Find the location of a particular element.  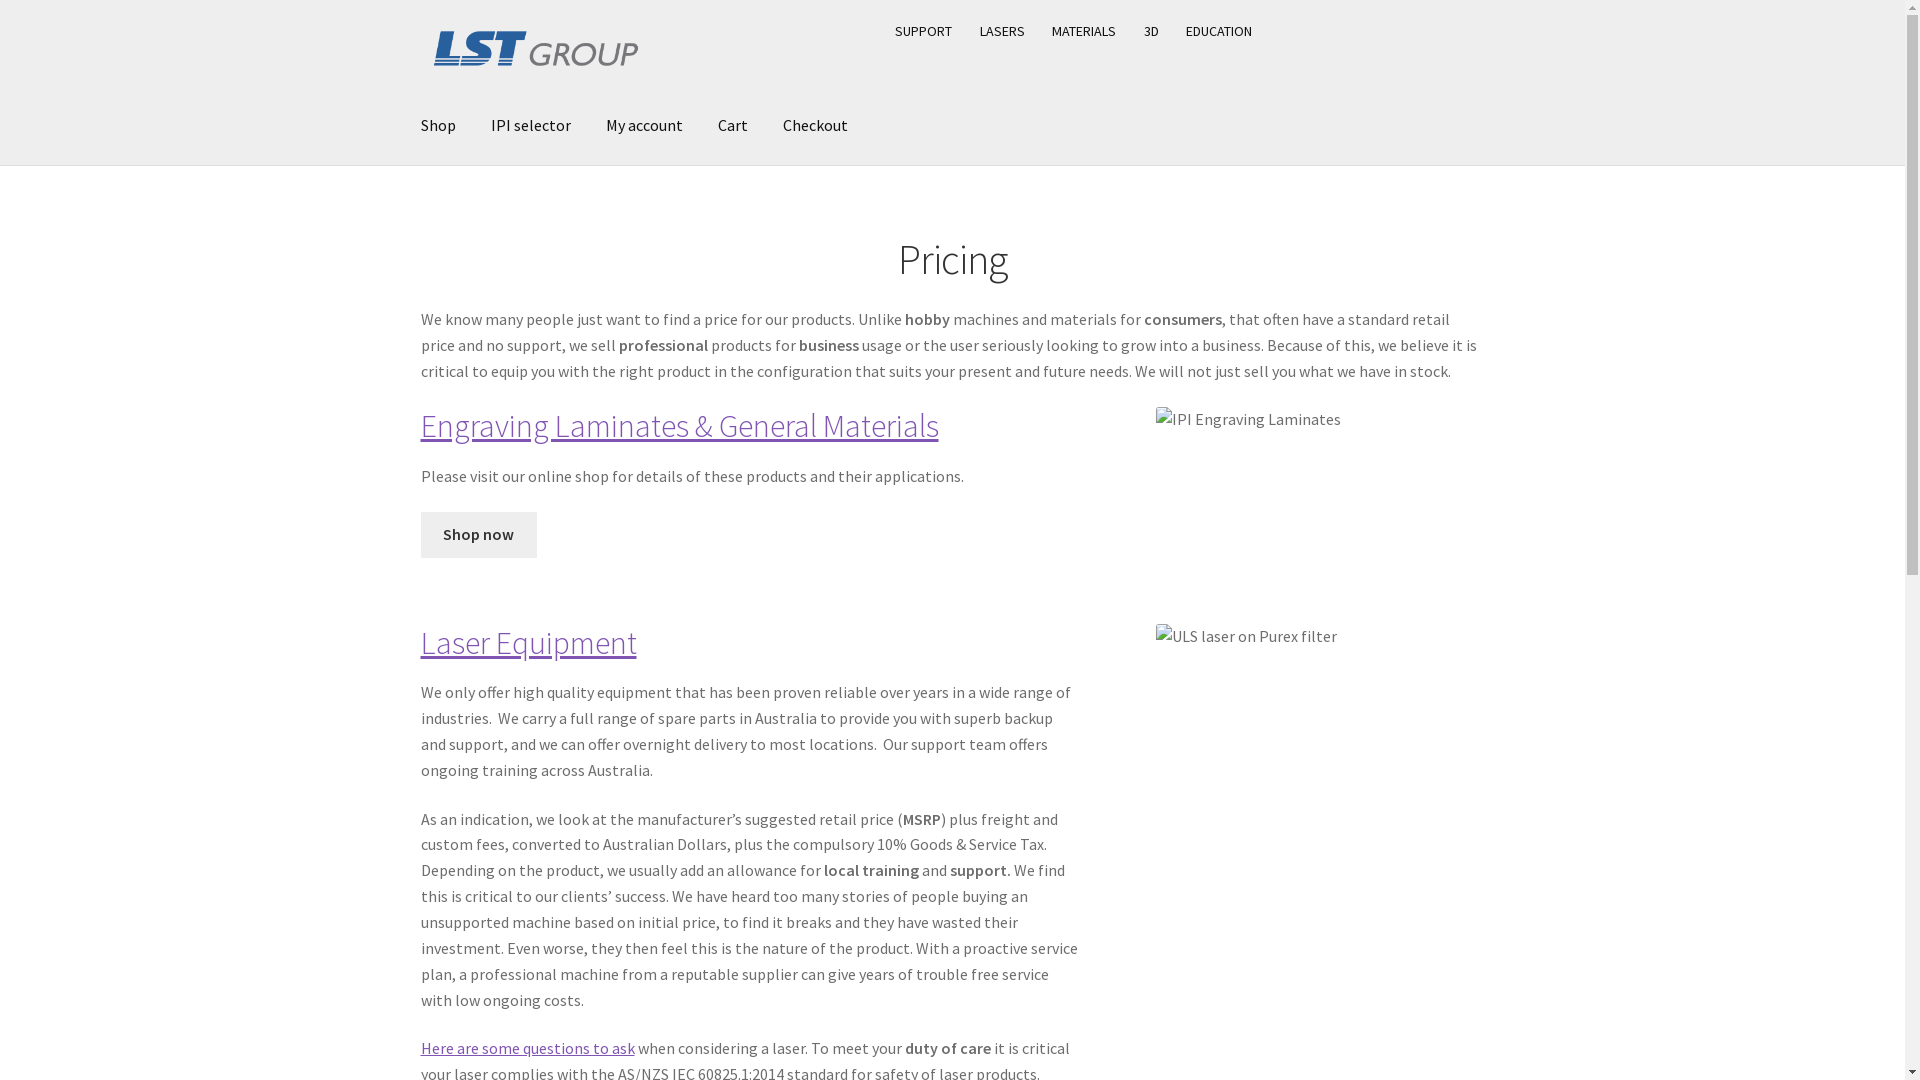

'Here are some questions to ask' is located at coordinates (528, 1047).